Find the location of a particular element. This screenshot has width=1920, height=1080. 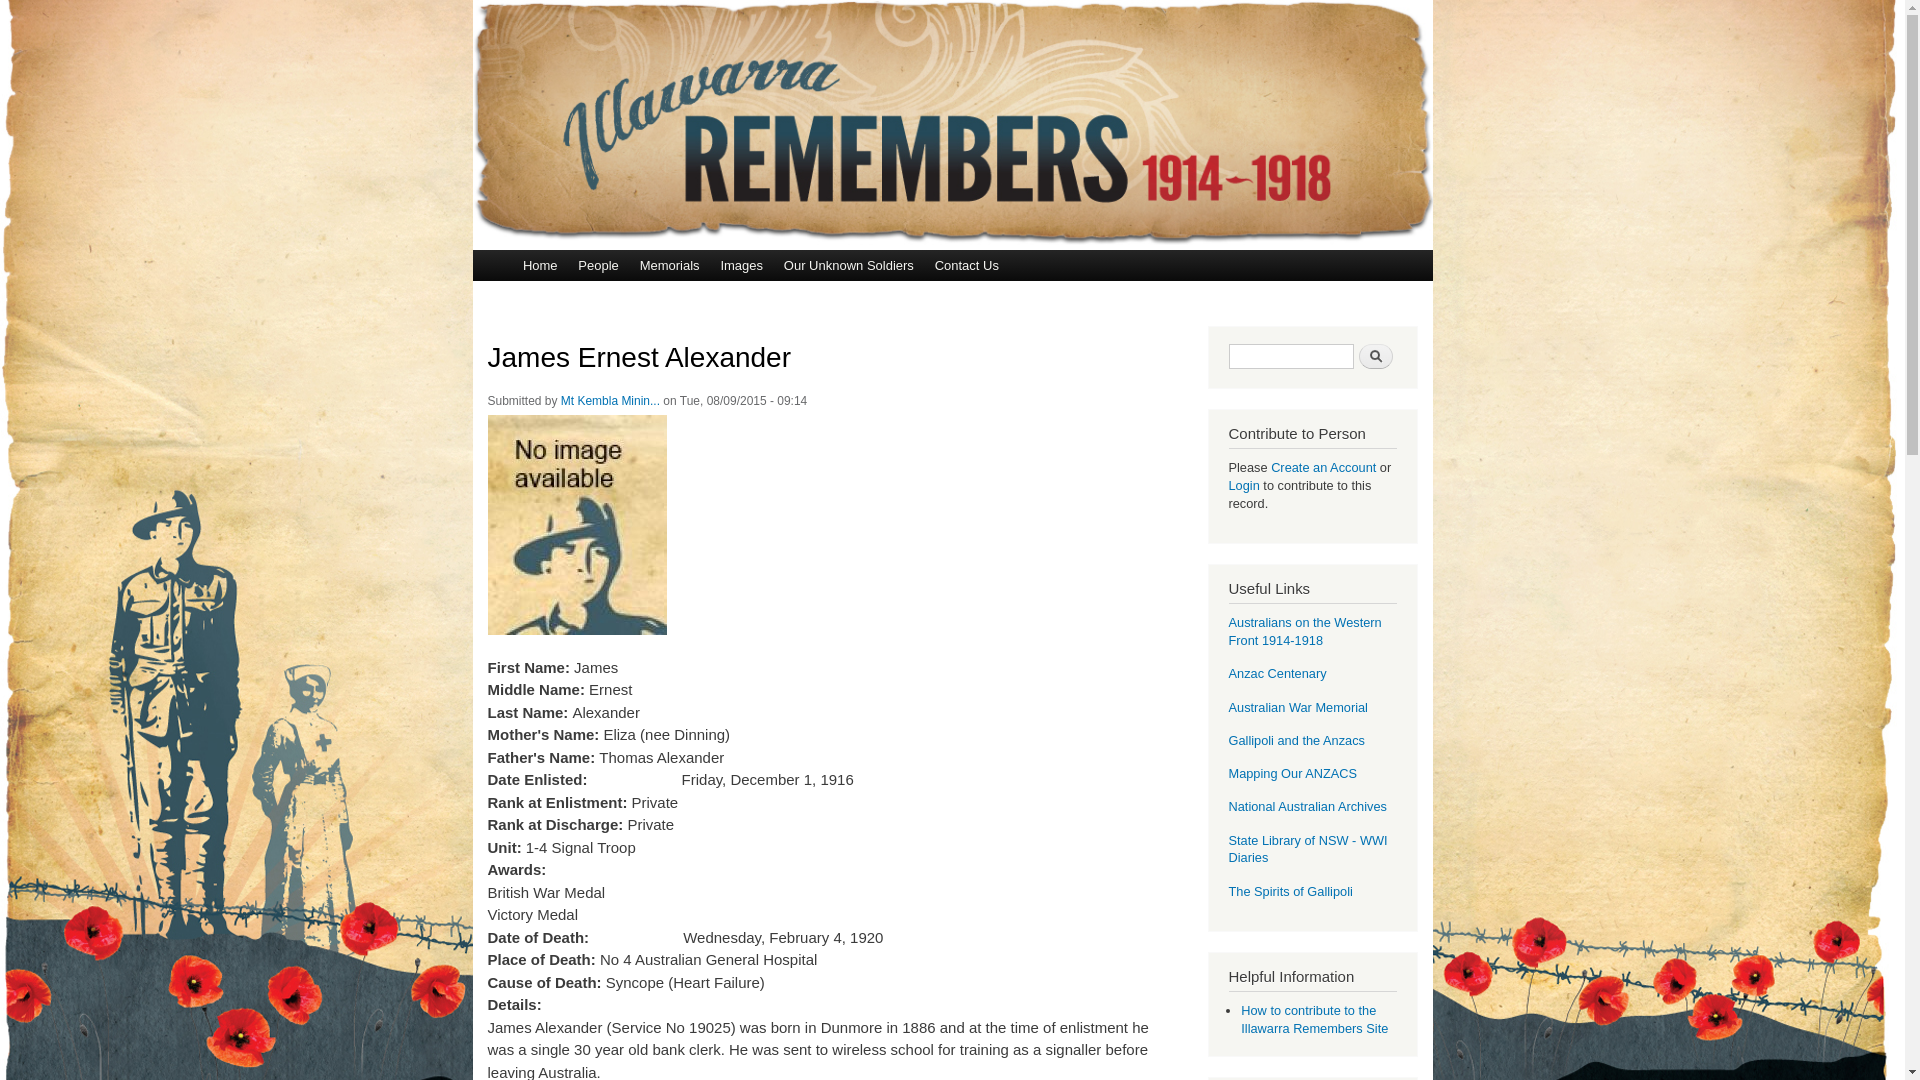

'Skip to main content' is located at coordinates (909, 2).